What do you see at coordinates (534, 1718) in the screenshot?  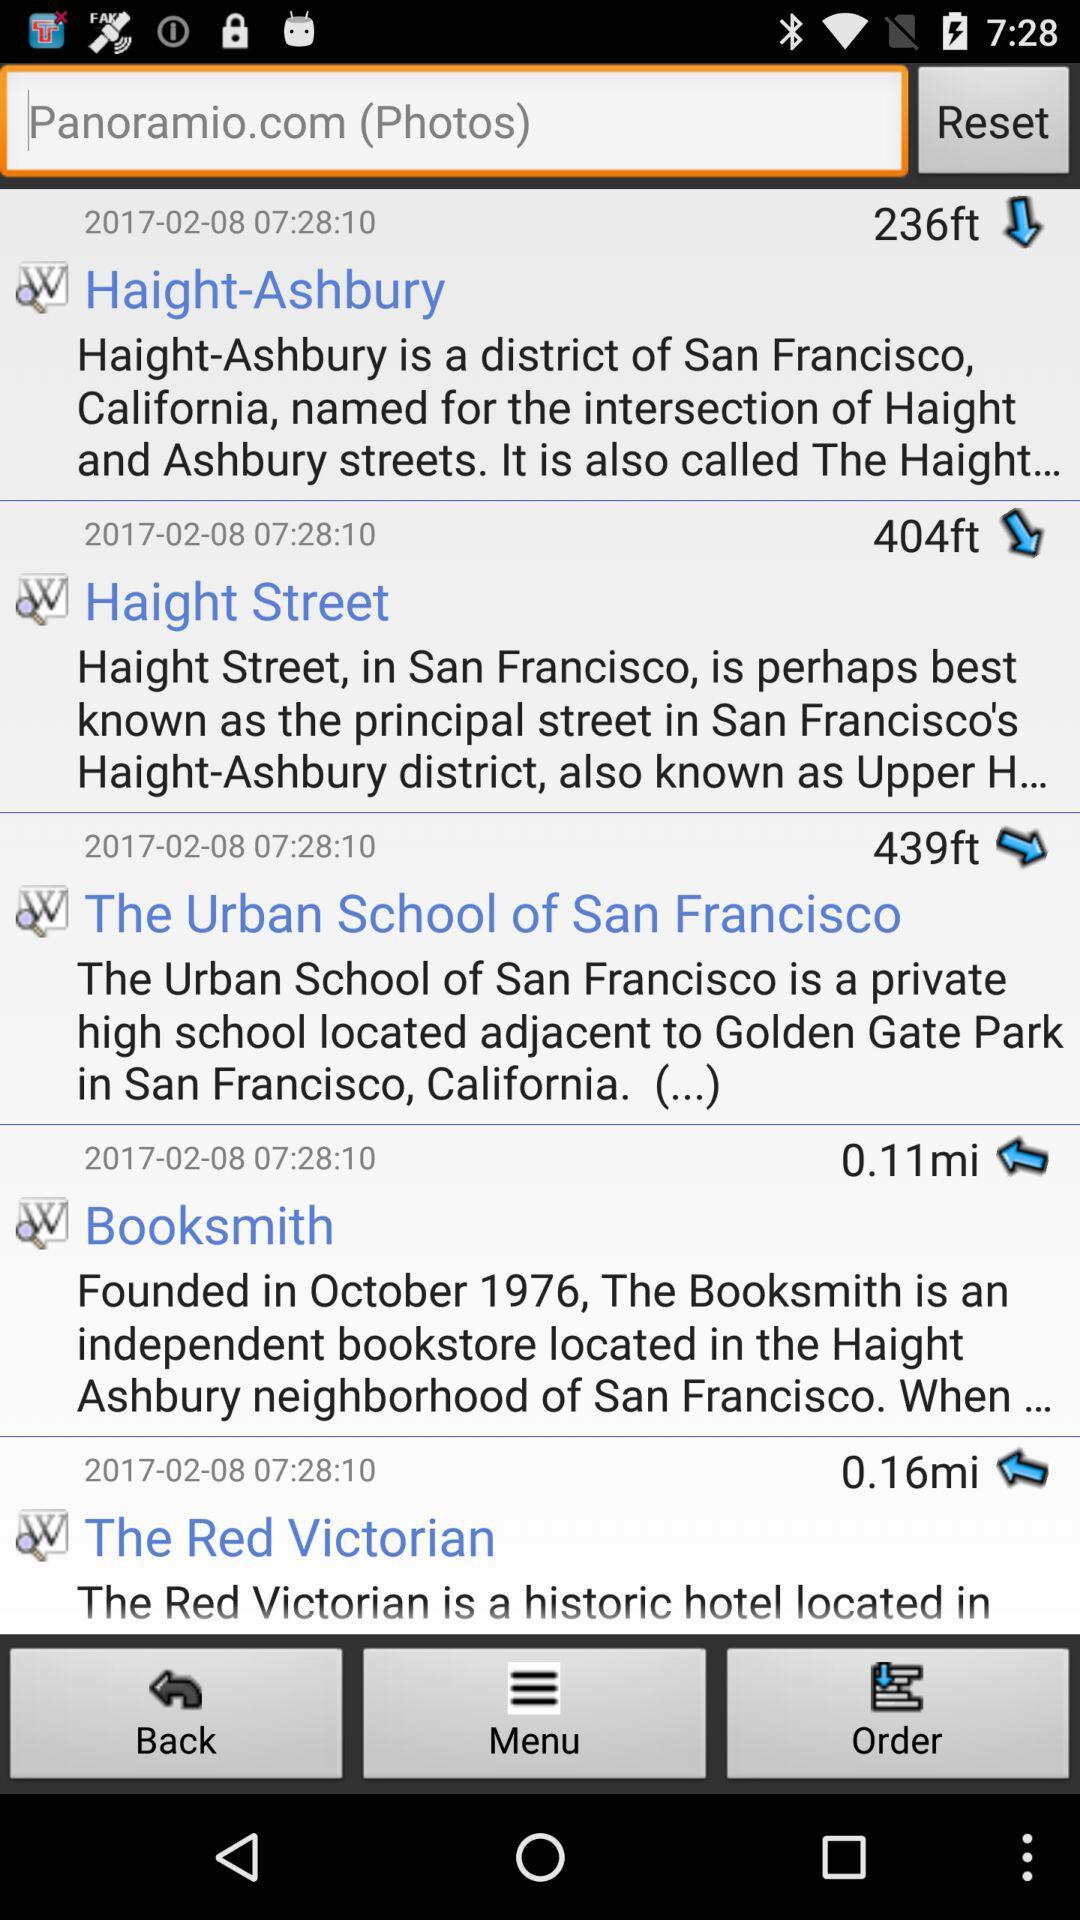 I see `app below the the red victorian app` at bounding box center [534, 1718].